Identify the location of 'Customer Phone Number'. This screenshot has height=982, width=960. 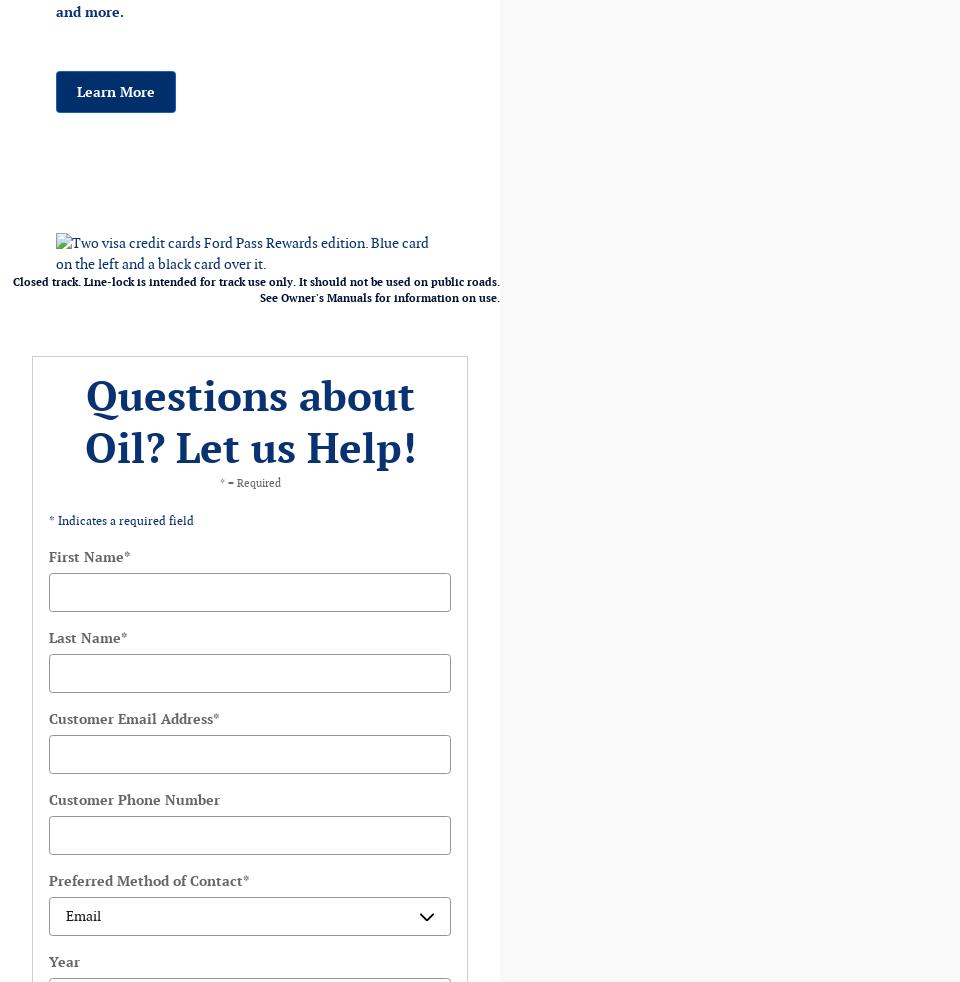
(133, 800).